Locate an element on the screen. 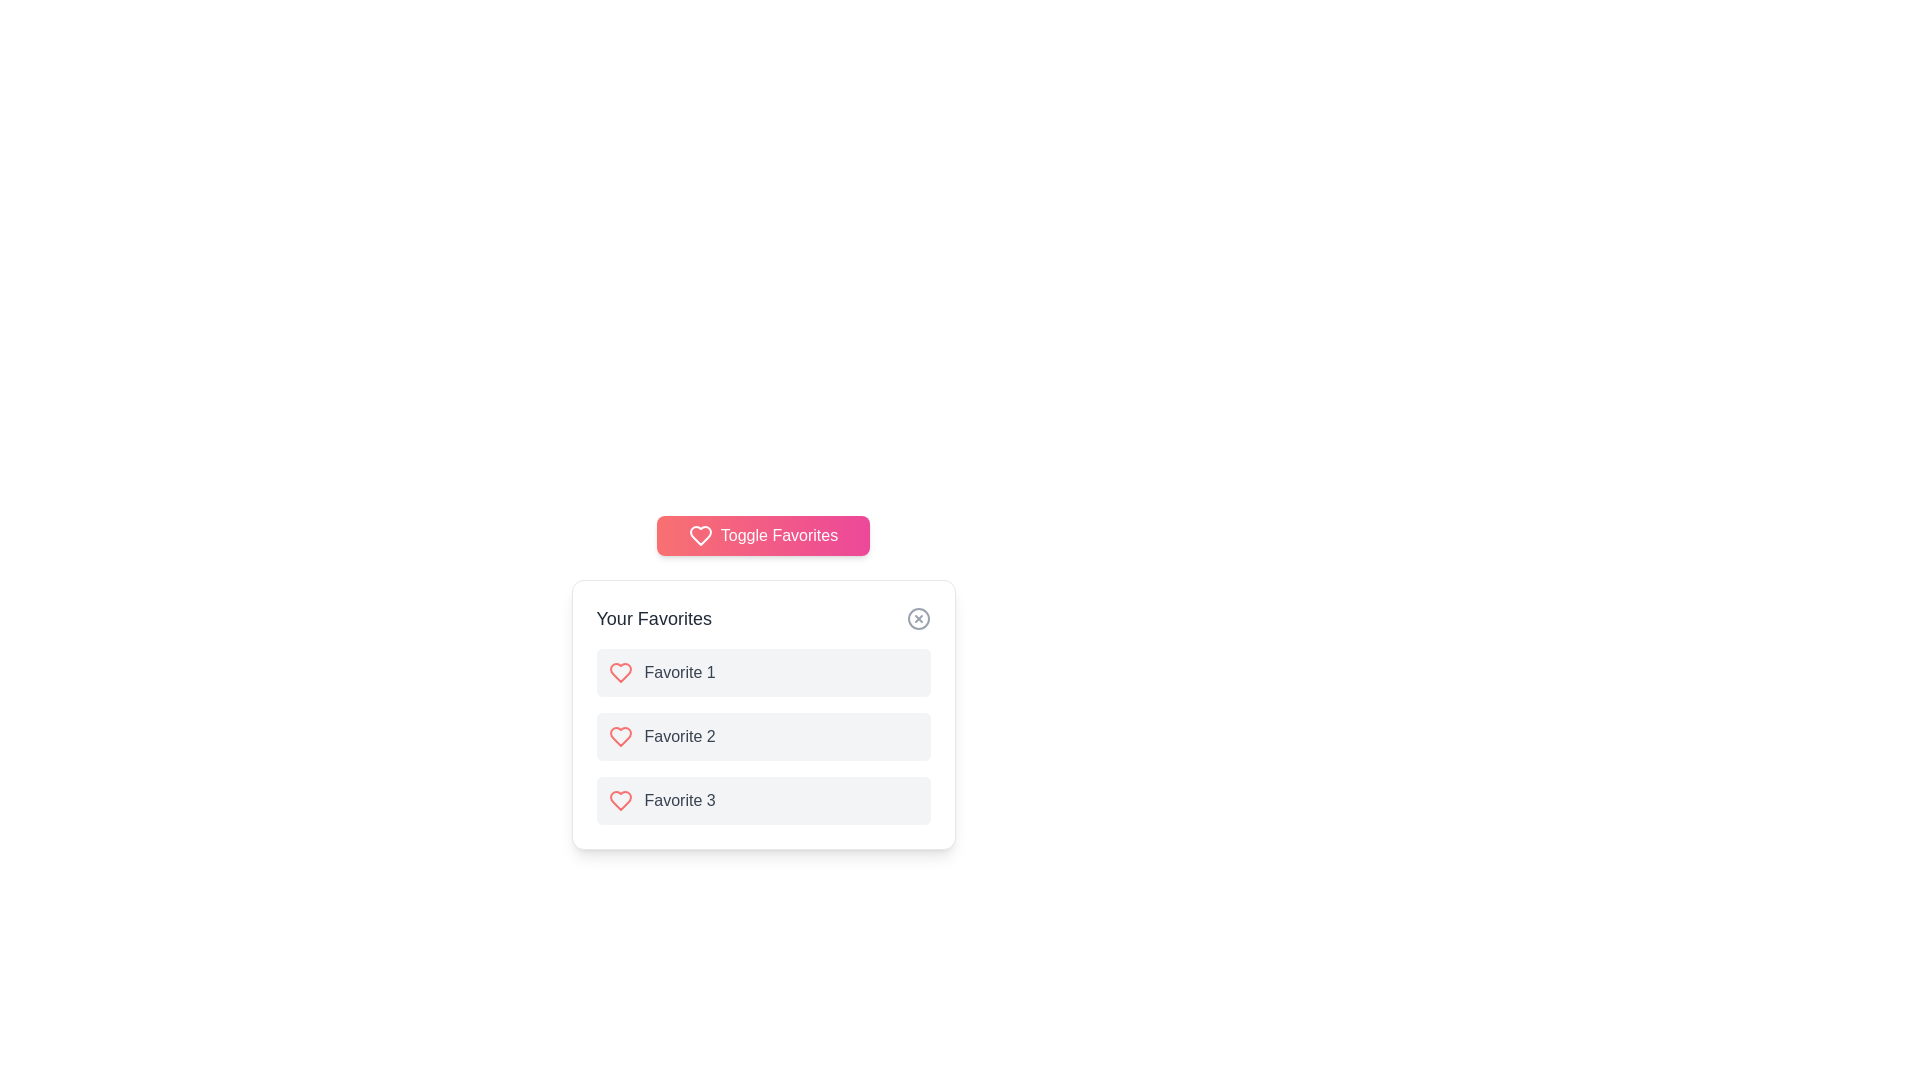 This screenshot has height=1080, width=1920. the toggle button located above the 'Your Favorites' section to show or hide the favorites list is located at coordinates (762, 535).